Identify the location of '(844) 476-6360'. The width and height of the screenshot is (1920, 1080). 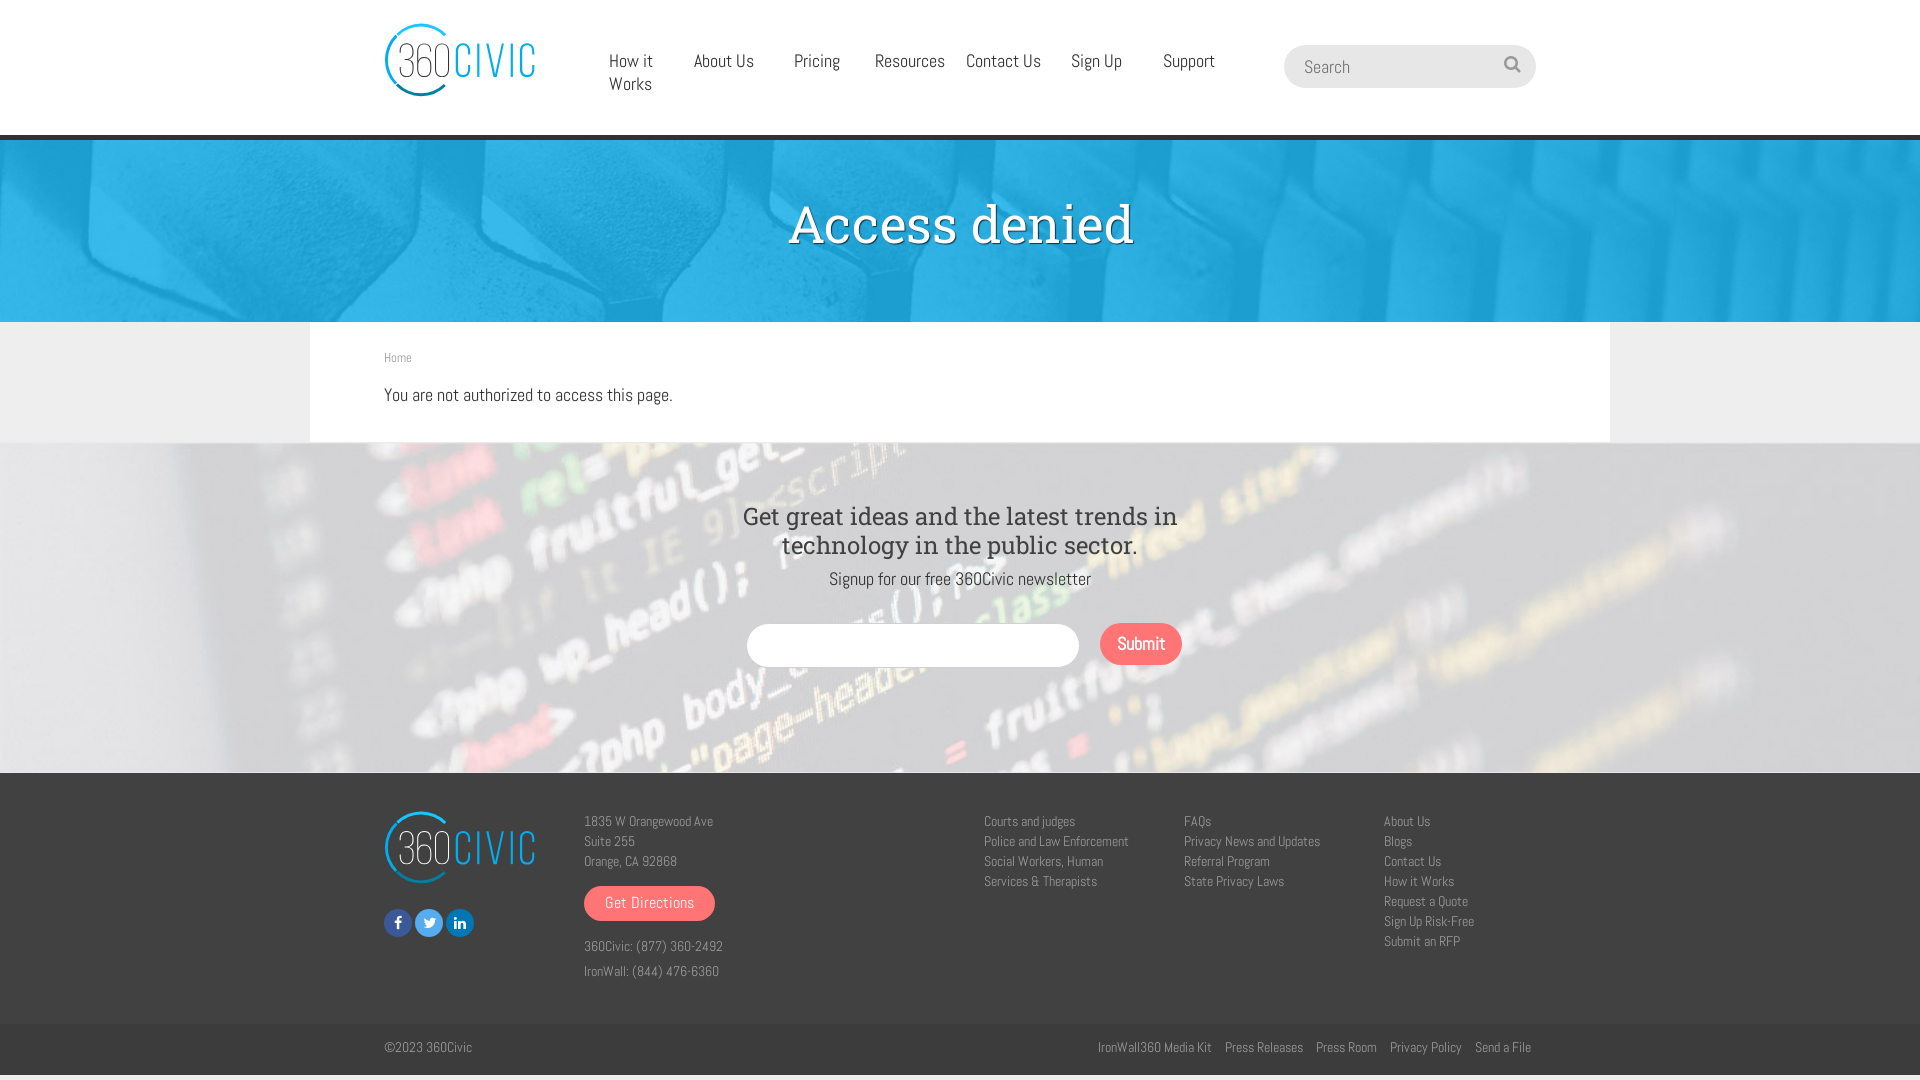
(675, 970).